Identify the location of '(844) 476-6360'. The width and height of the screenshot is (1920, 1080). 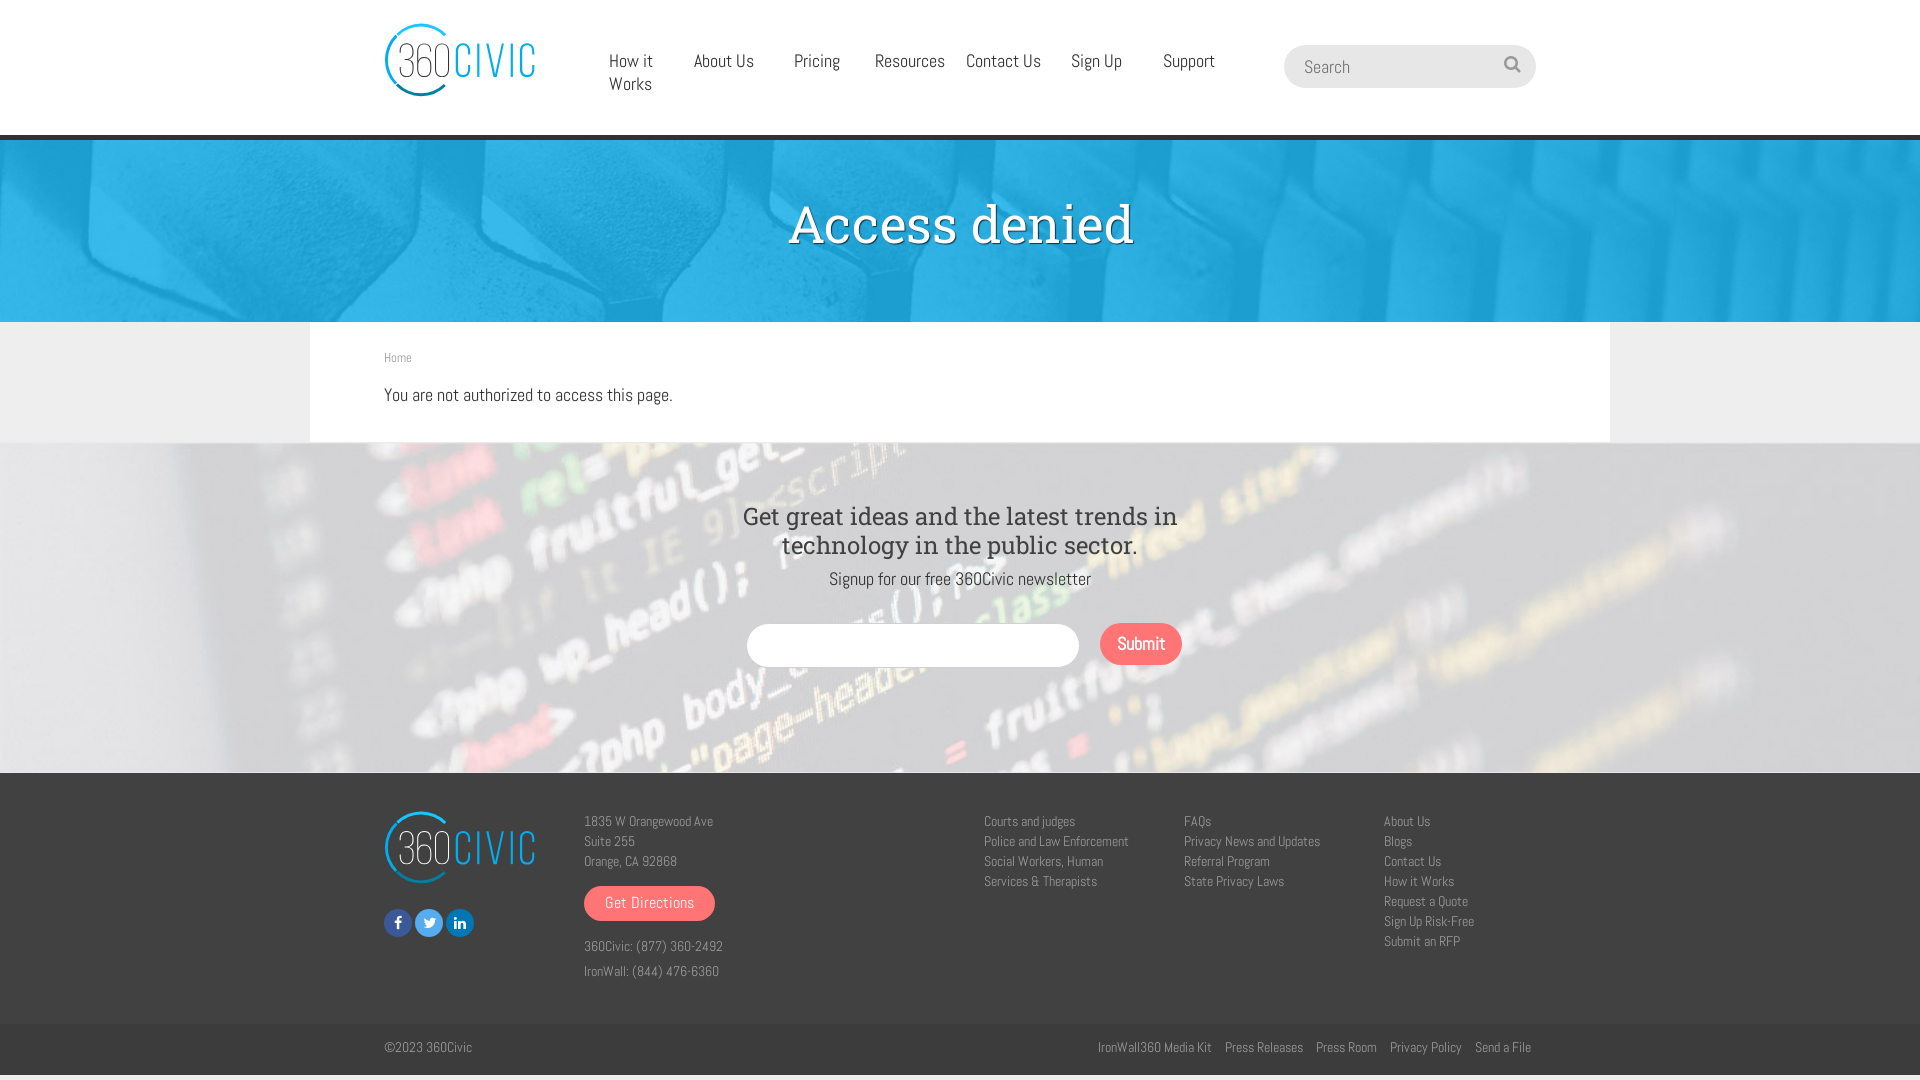
(675, 970).